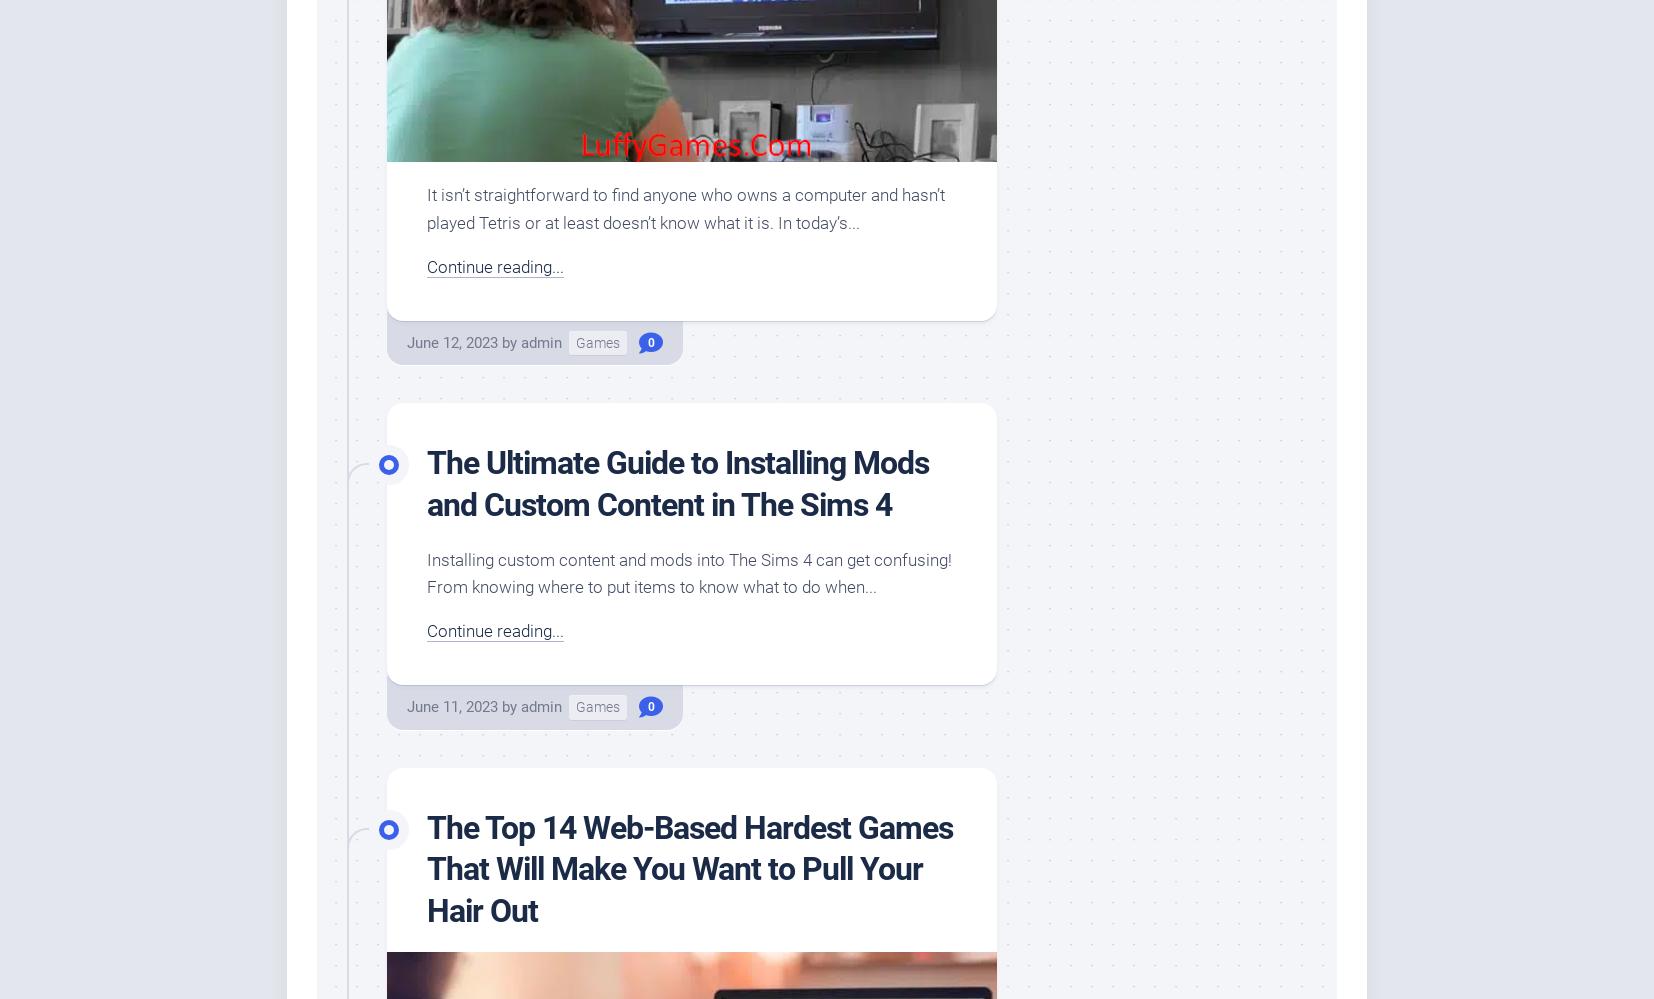 The height and width of the screenshot is (999, 1654). I want to click on 'June 12, 2023', so click(452, 341).